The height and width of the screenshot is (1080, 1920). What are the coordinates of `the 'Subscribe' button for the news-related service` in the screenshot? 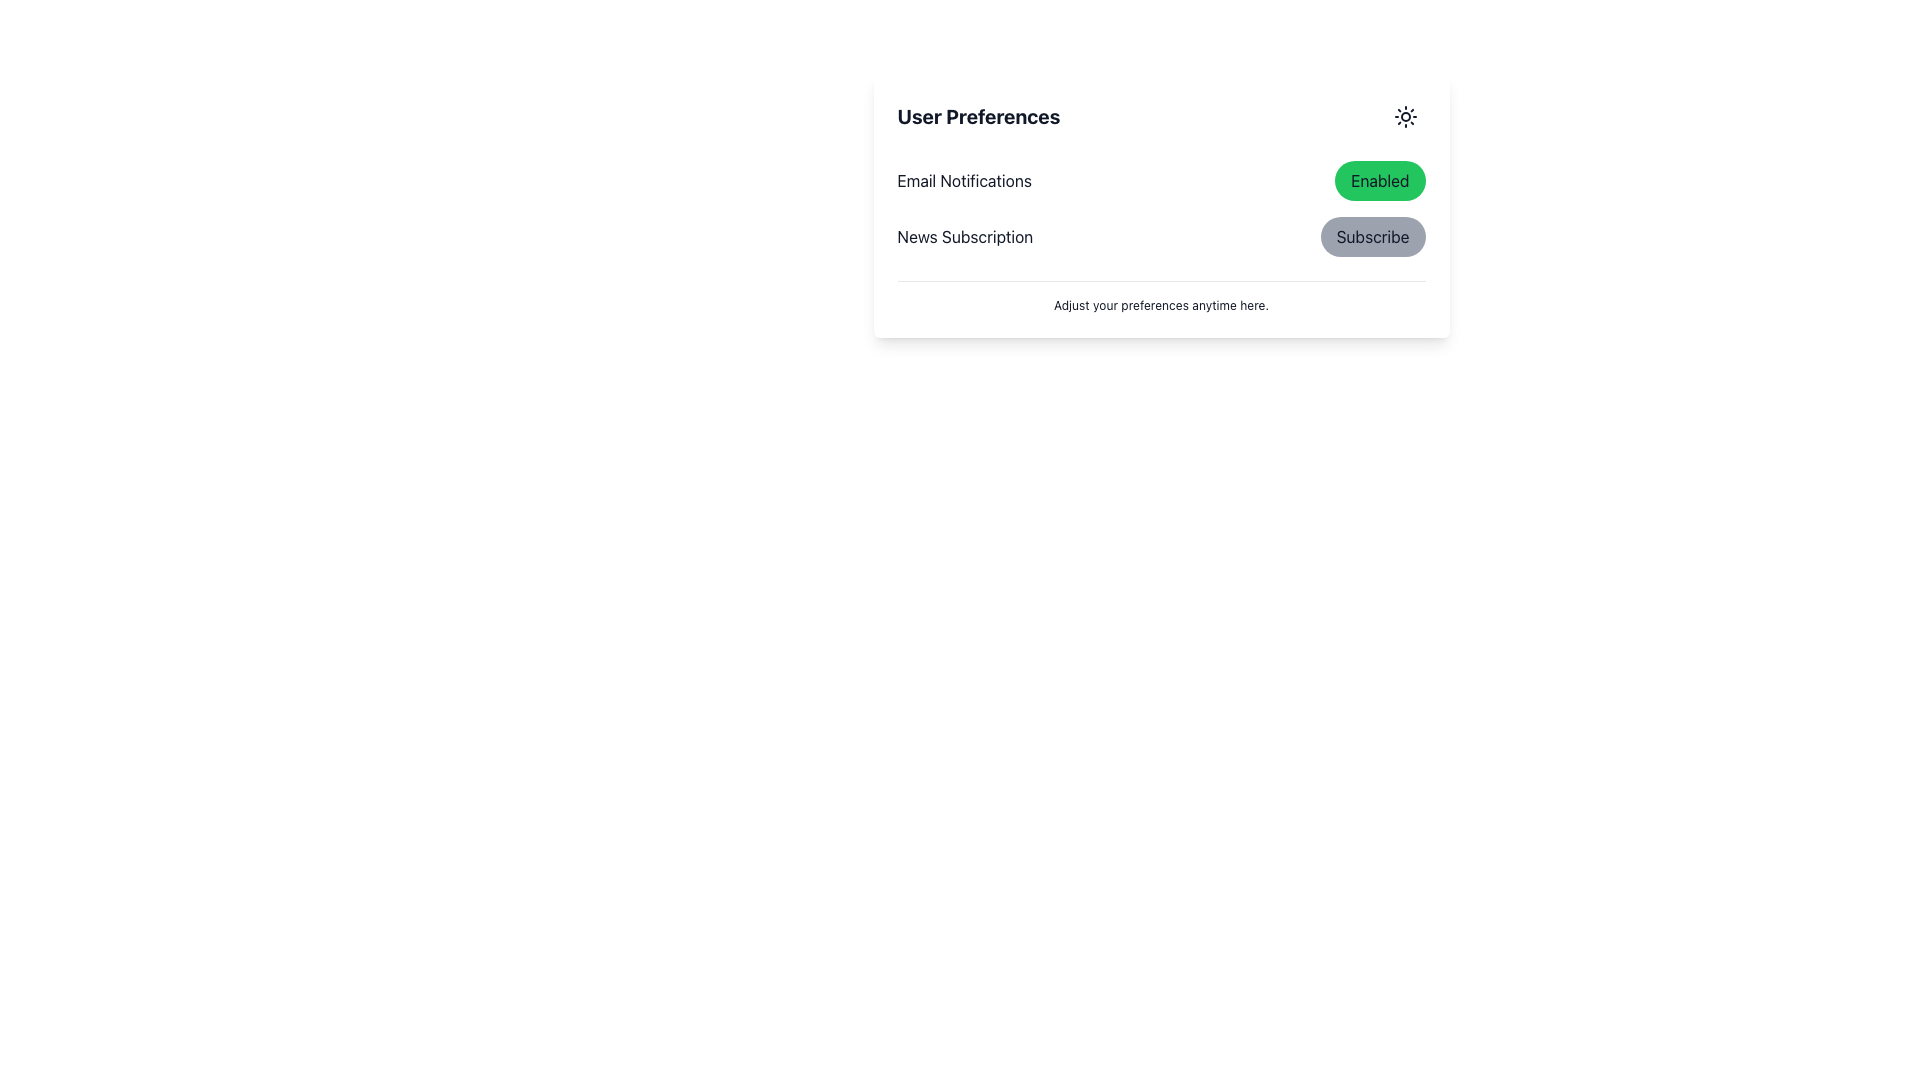 It's located at (1371, 235).